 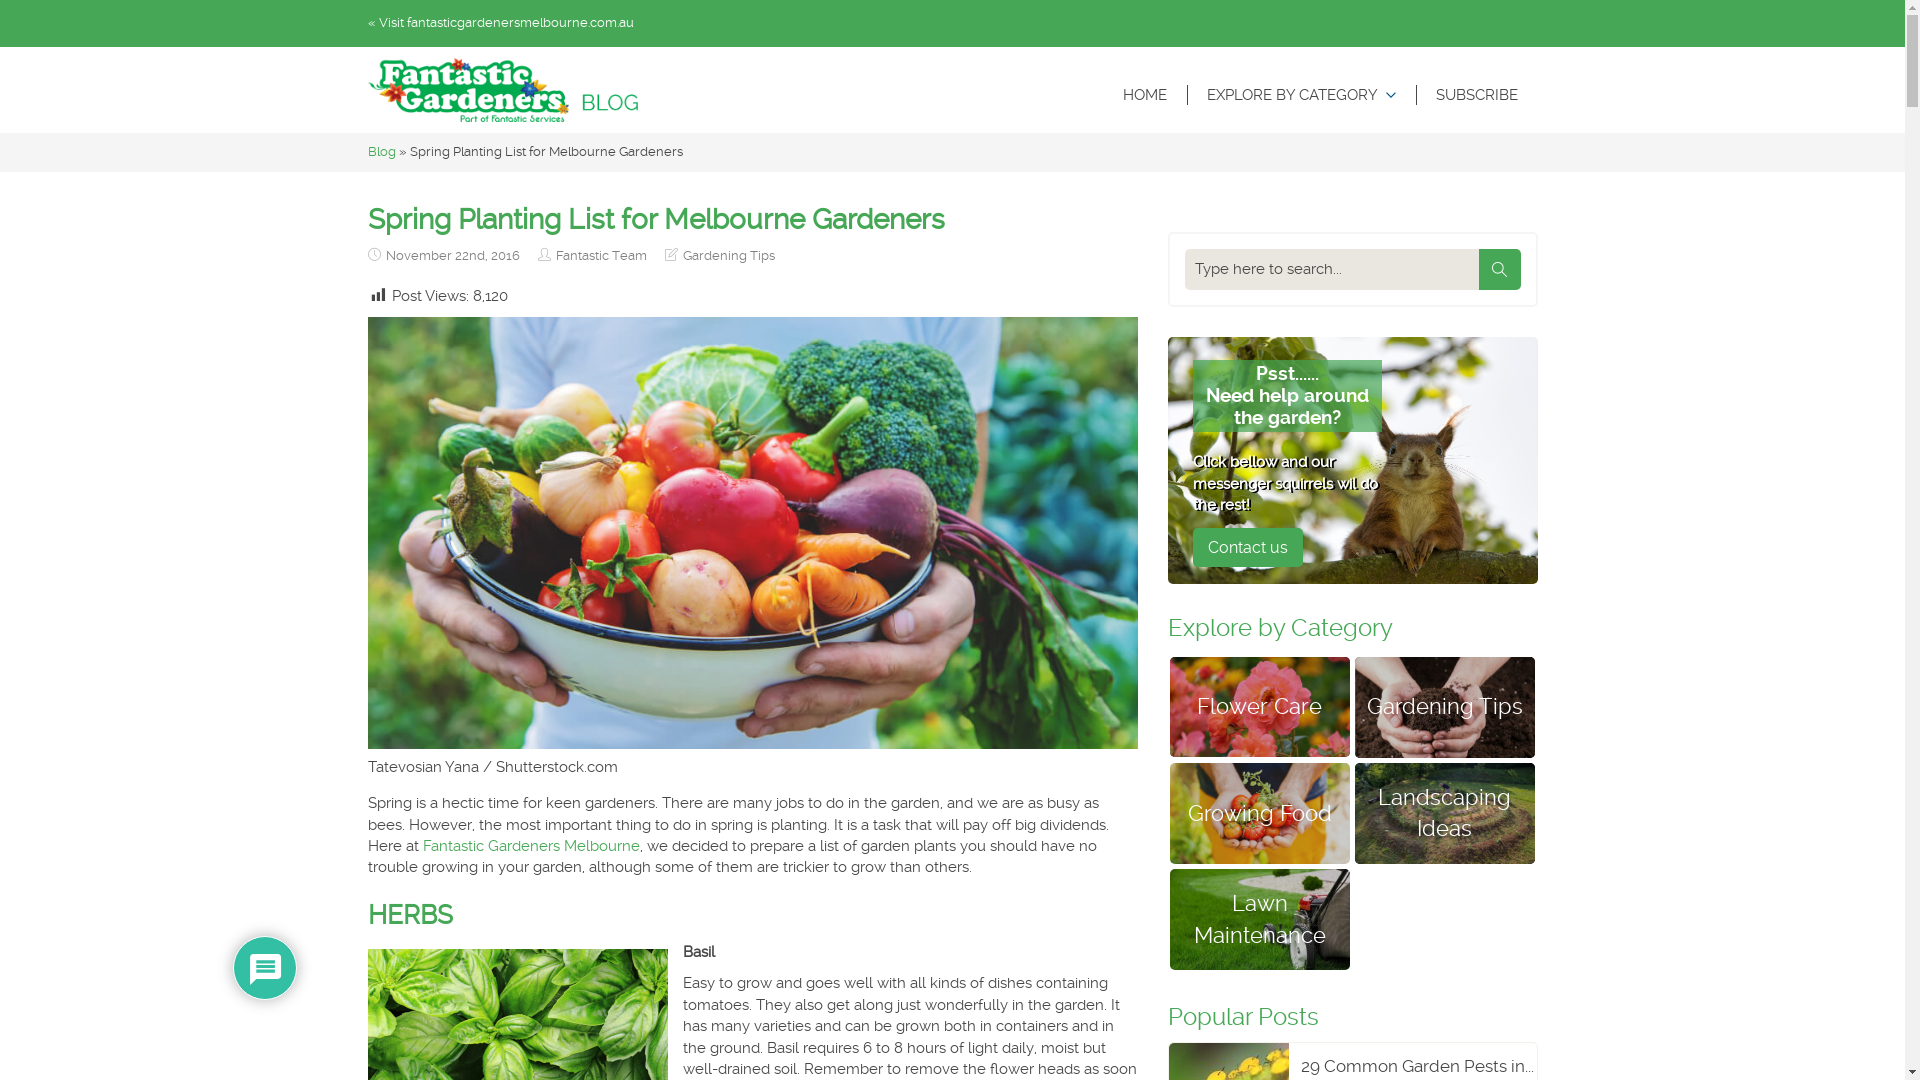 What do you see at coordinates (1498, 268) in the screenshot?
I see `'Search'` at bounding box center [1498, 268].